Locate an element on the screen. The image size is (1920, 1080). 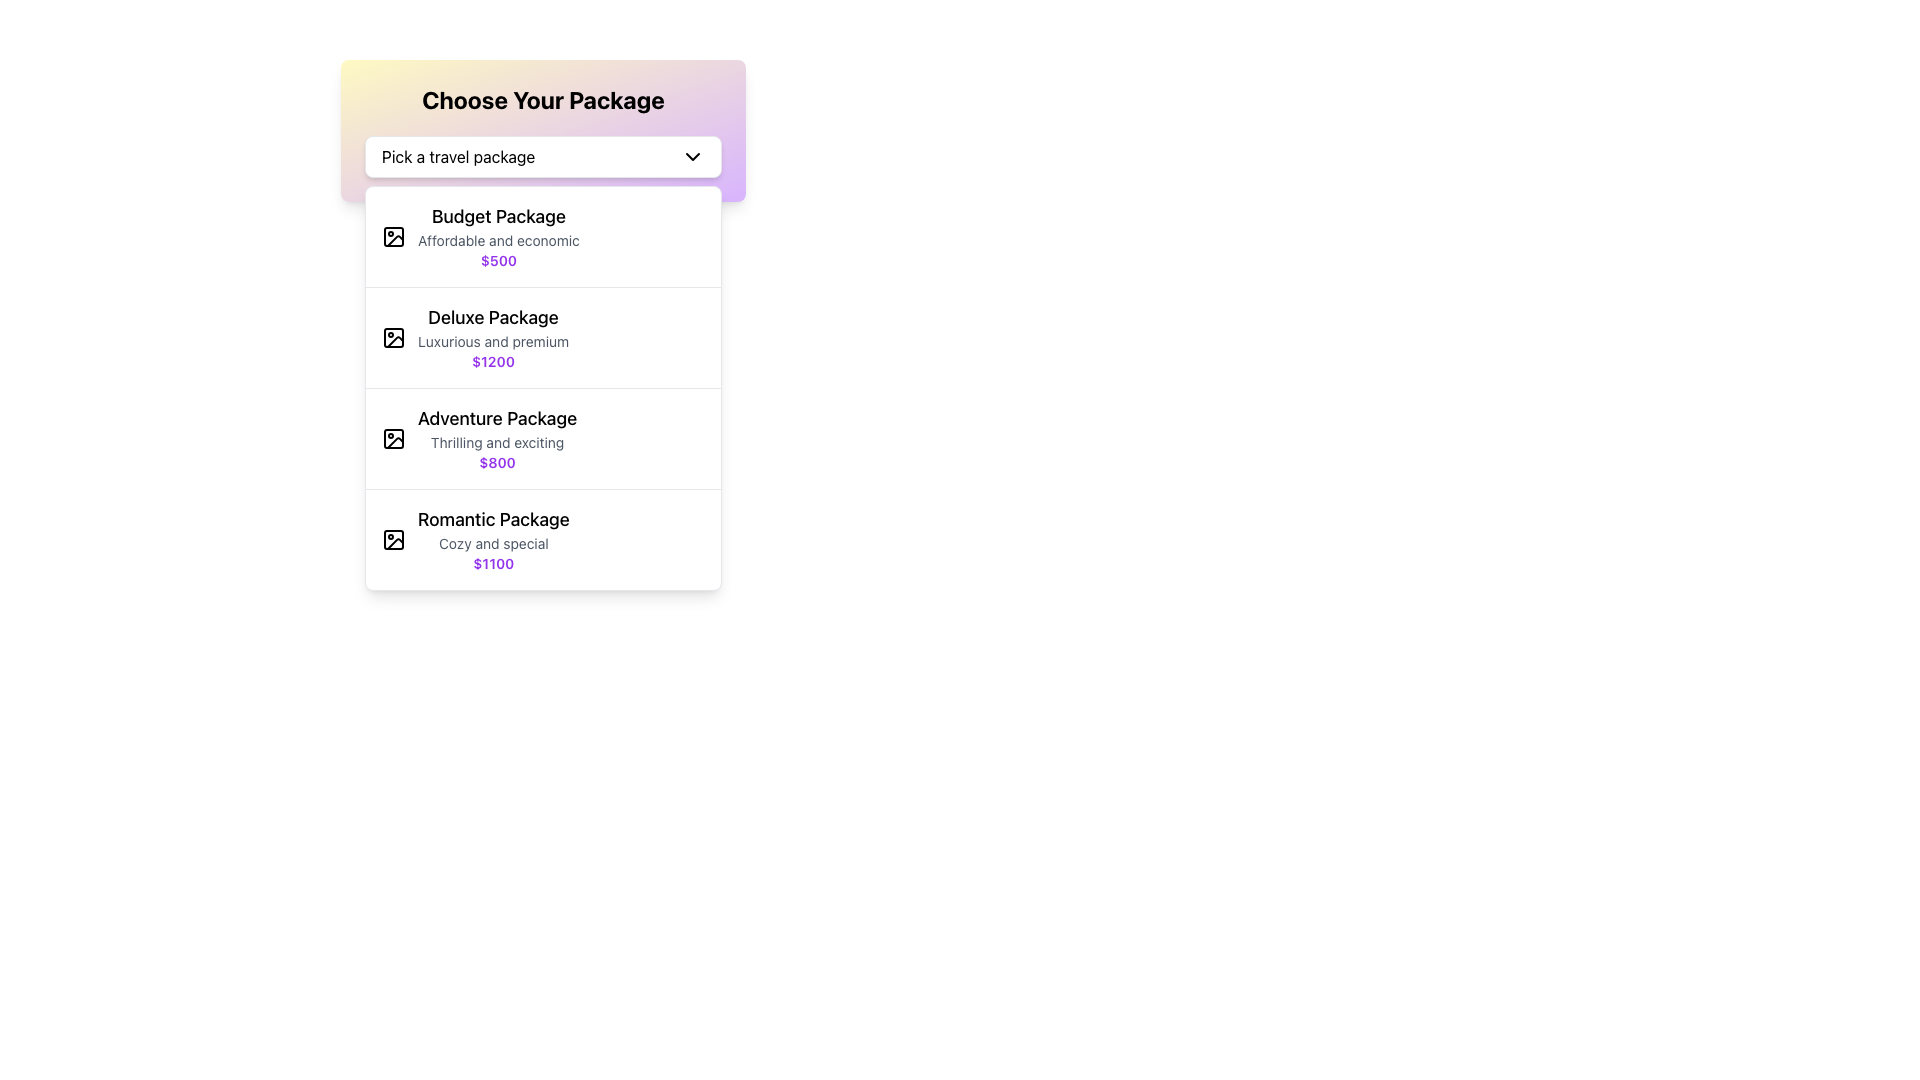
the Vector Graphic Rectangle representing the 'Deluxe Package' option in the travel package selection interface is located at coordinates (393, 337).